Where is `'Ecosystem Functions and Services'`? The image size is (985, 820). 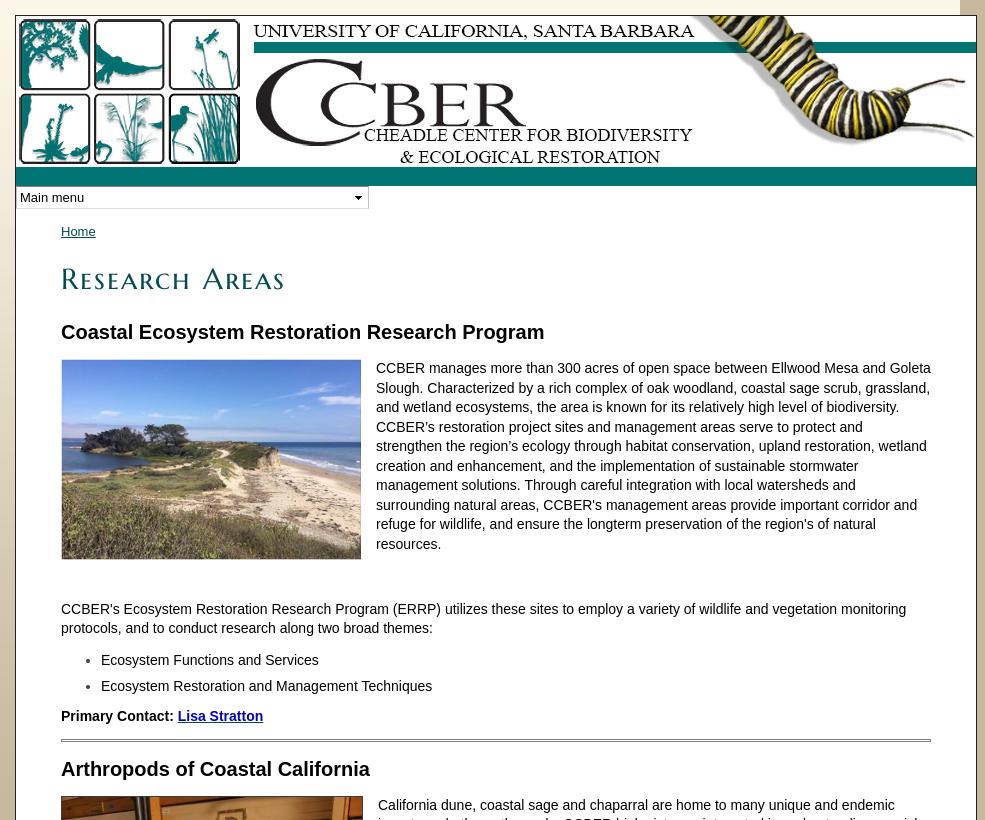
'Ecosystem Functions and Services' is located at coordinates (208, 658).